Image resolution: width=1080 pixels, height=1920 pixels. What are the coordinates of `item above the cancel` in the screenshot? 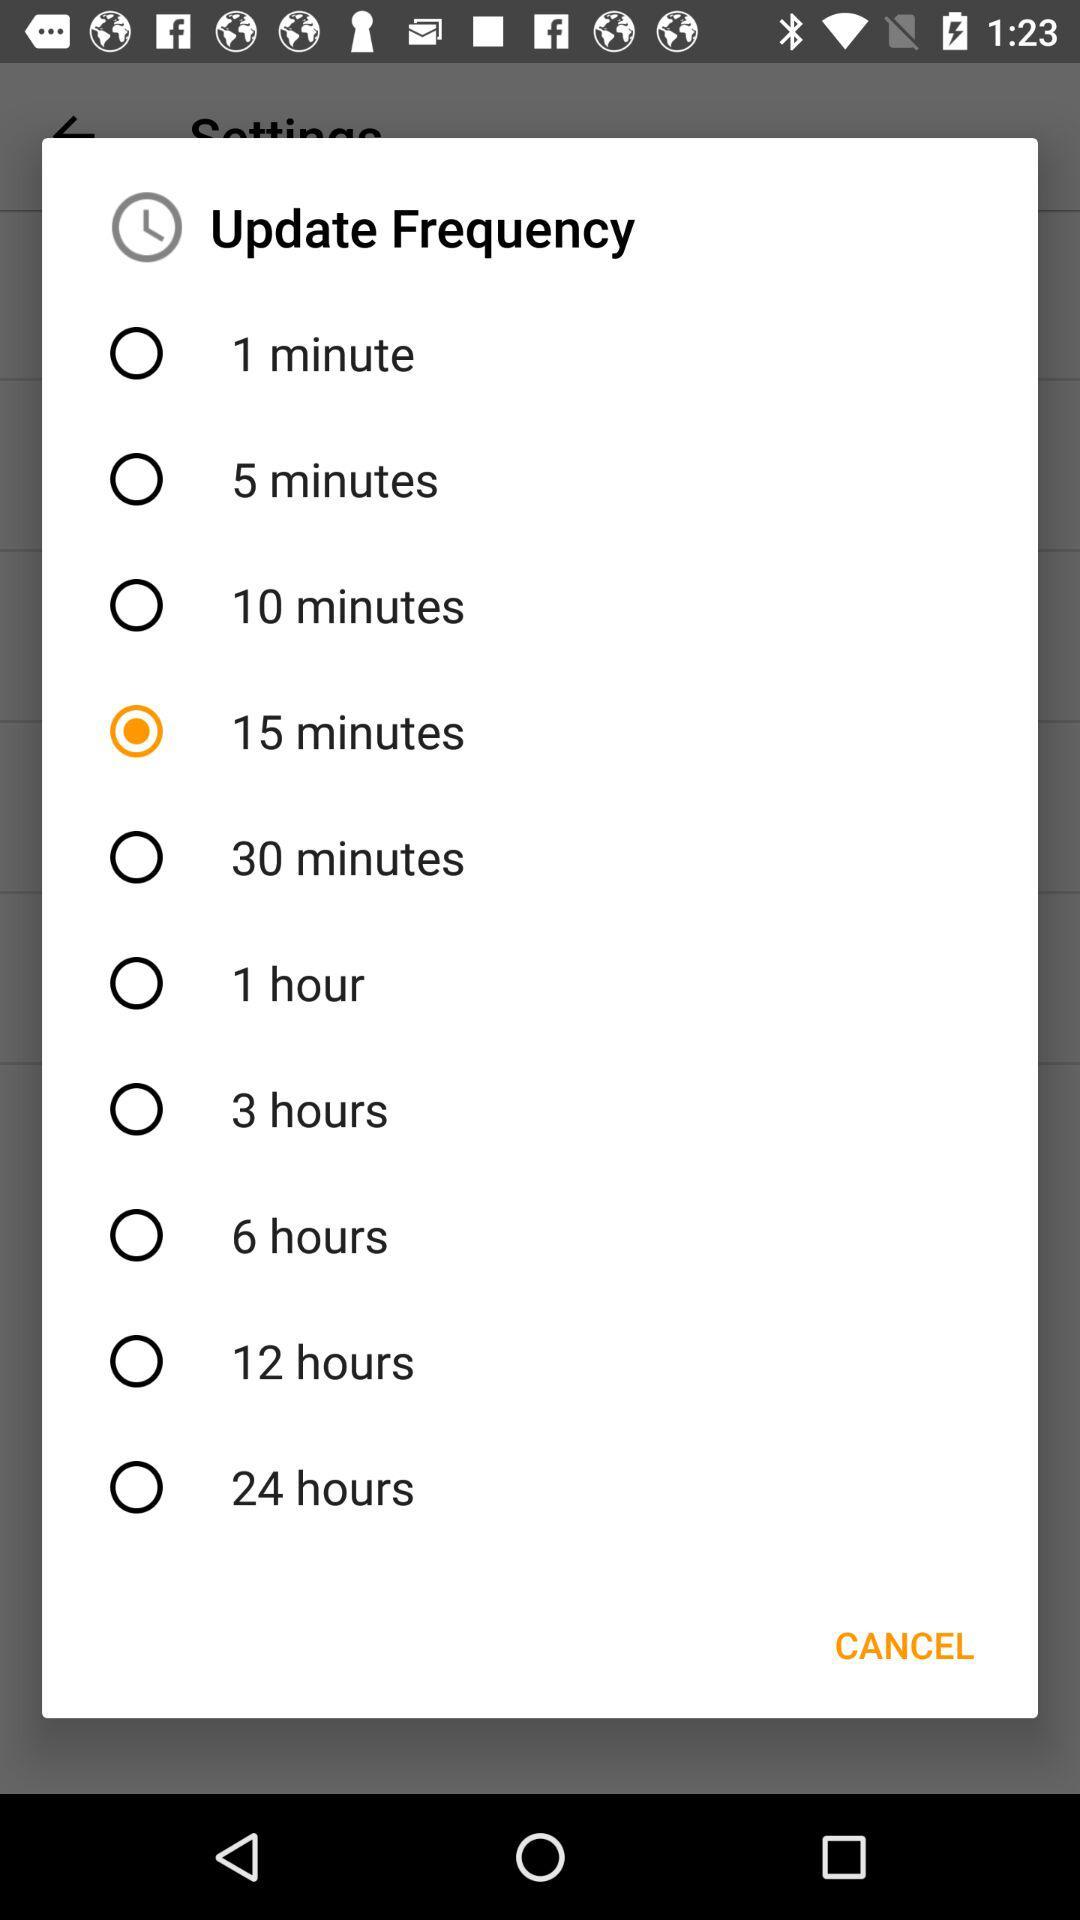 It's located at (540, 1487).